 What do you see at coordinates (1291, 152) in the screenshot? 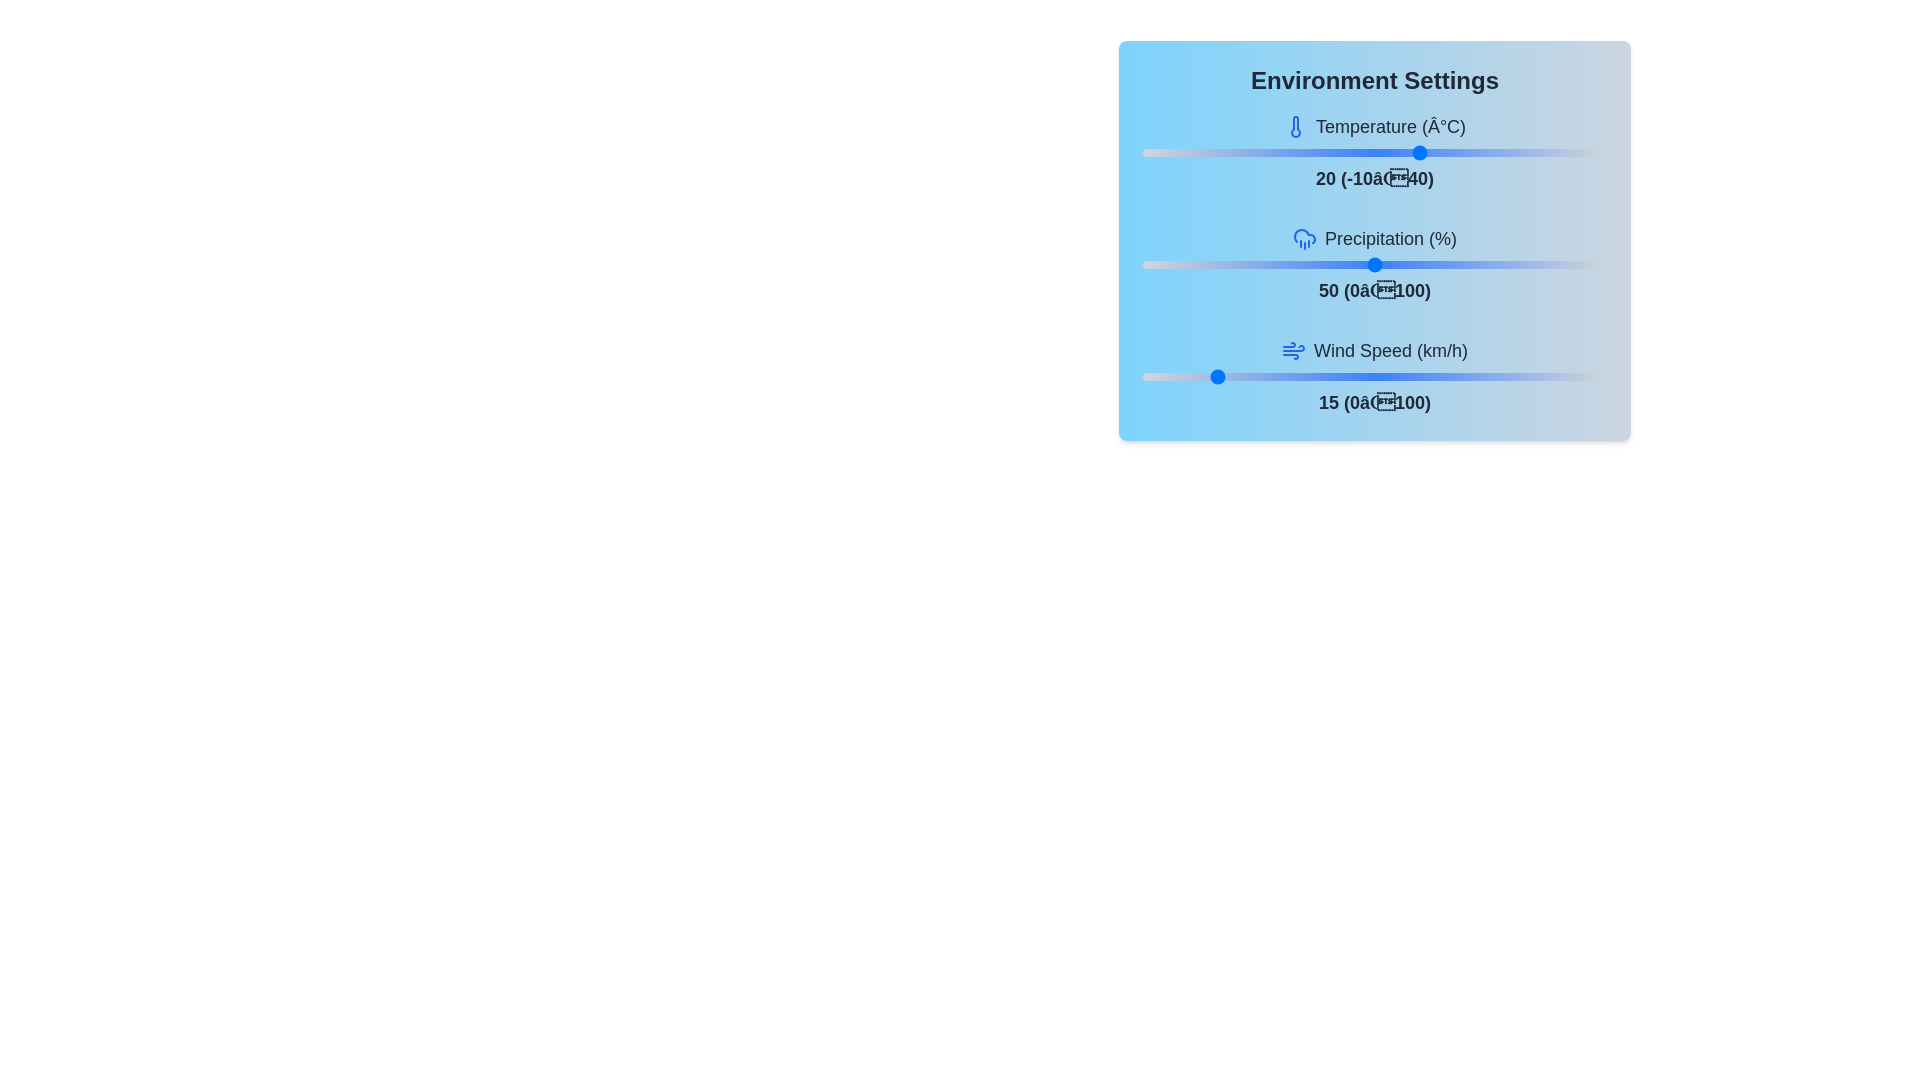
I see `the temperature` at bounding box center [1291, 152].